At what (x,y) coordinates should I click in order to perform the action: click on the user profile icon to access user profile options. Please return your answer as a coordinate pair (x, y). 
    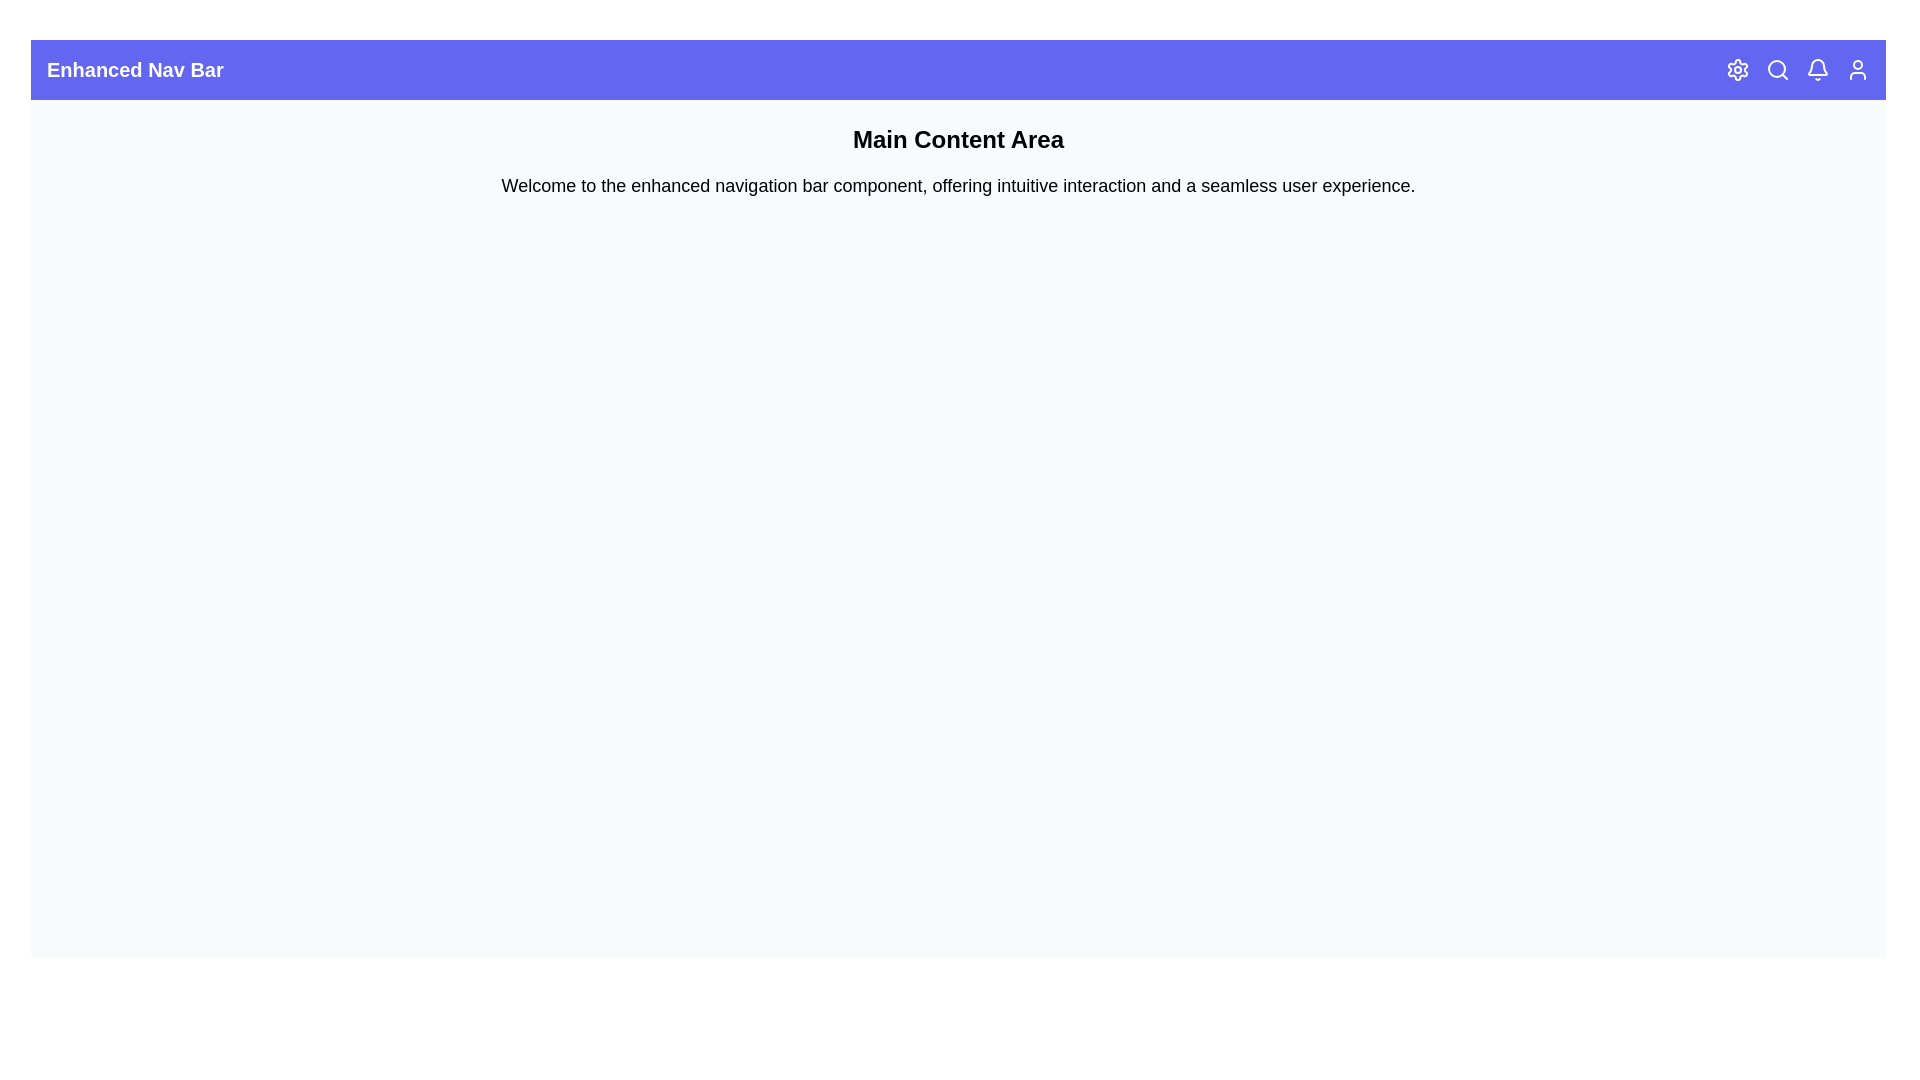
    Looking at the image, I should click on (1856, 68).